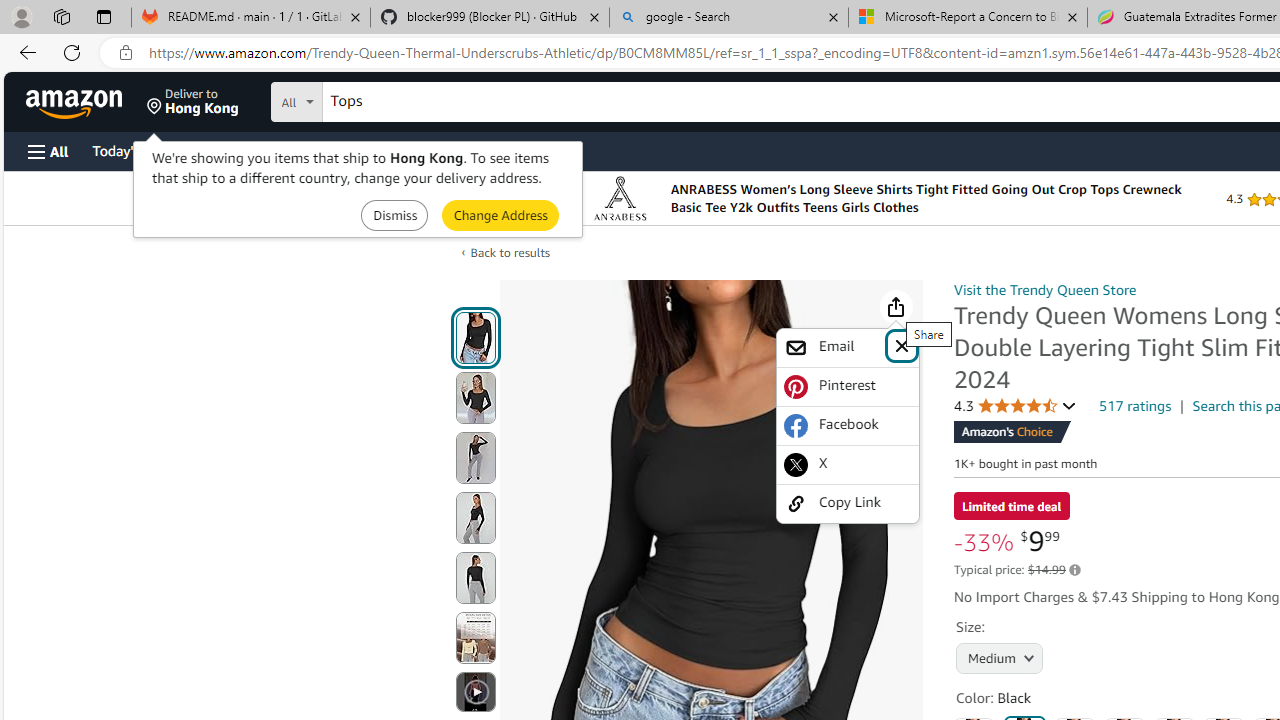 The width and height of the screenshot is (1280, 720). Describe the element at coordinates (76, 101) in the screenshot. I see `'Amazon'` at that location.